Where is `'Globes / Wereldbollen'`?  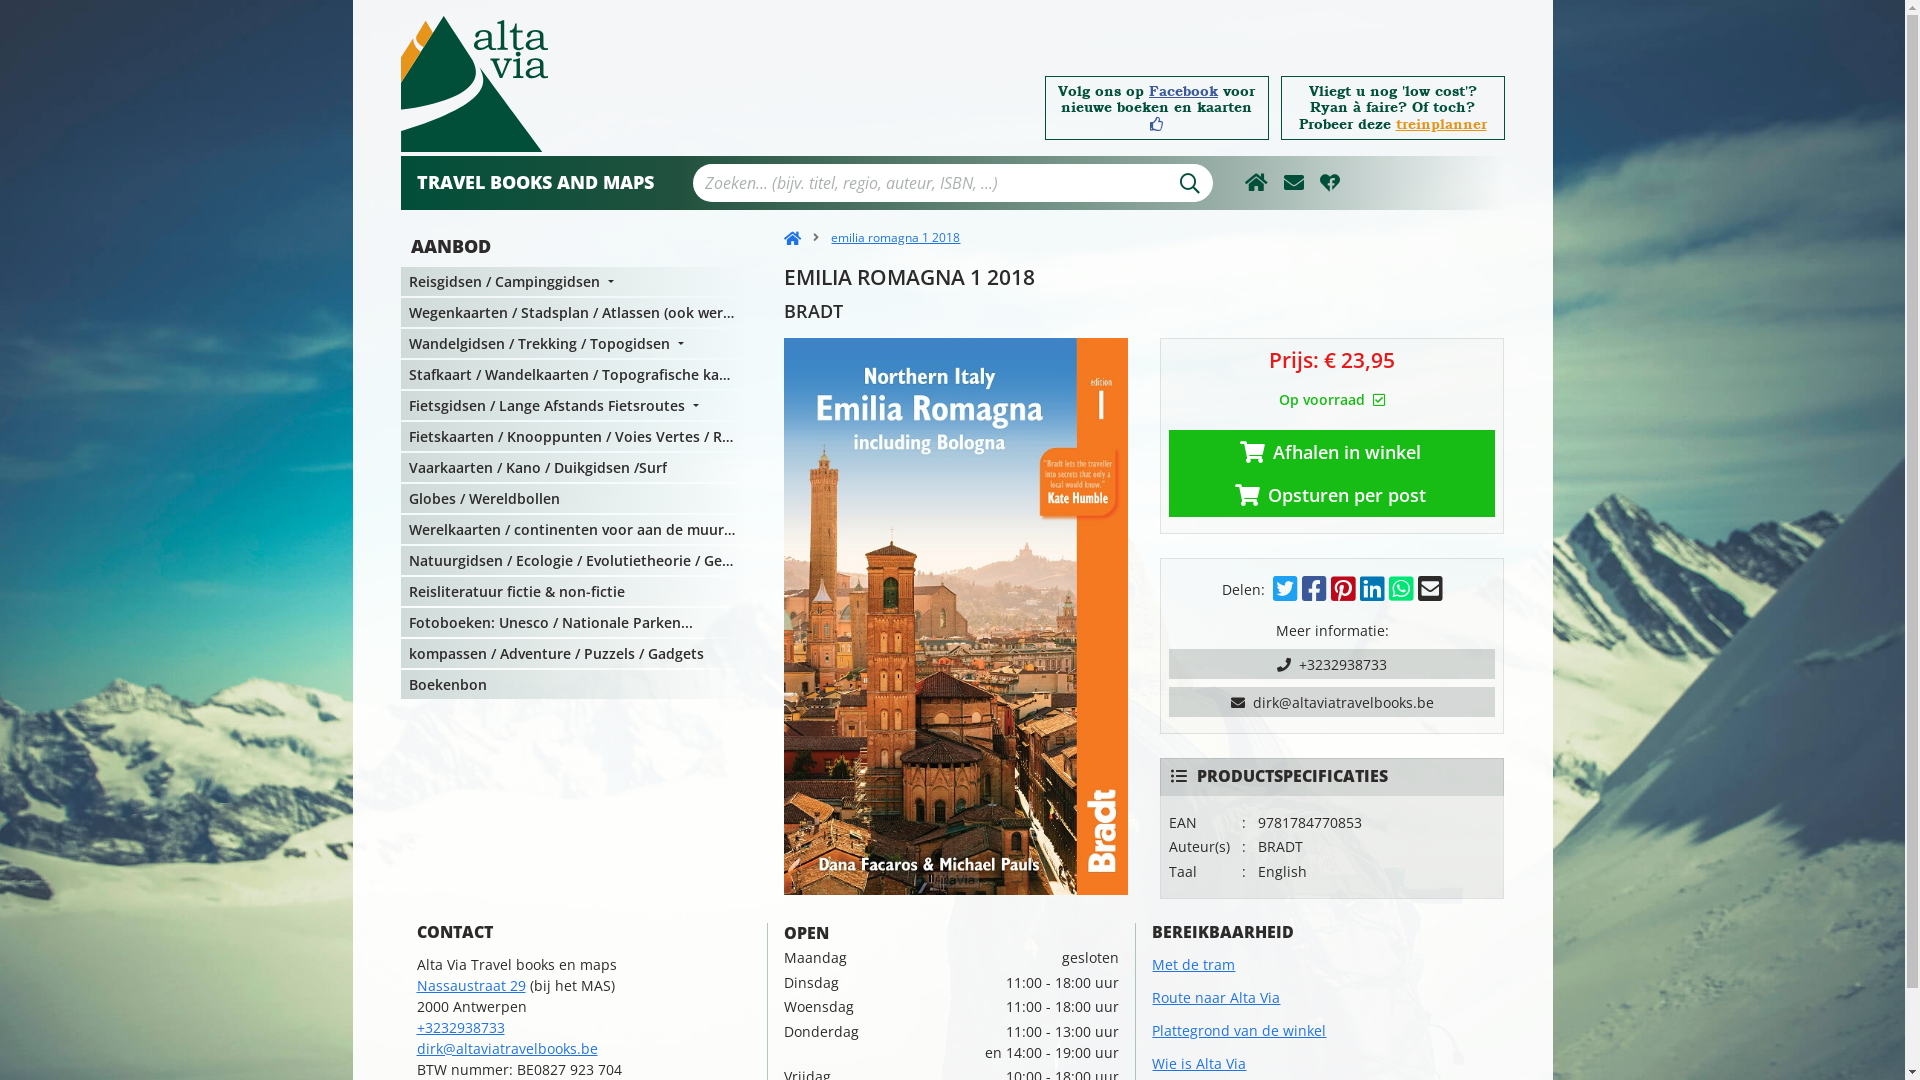
'Globes / Wereldbollen' is located at coordinates (575, 497).